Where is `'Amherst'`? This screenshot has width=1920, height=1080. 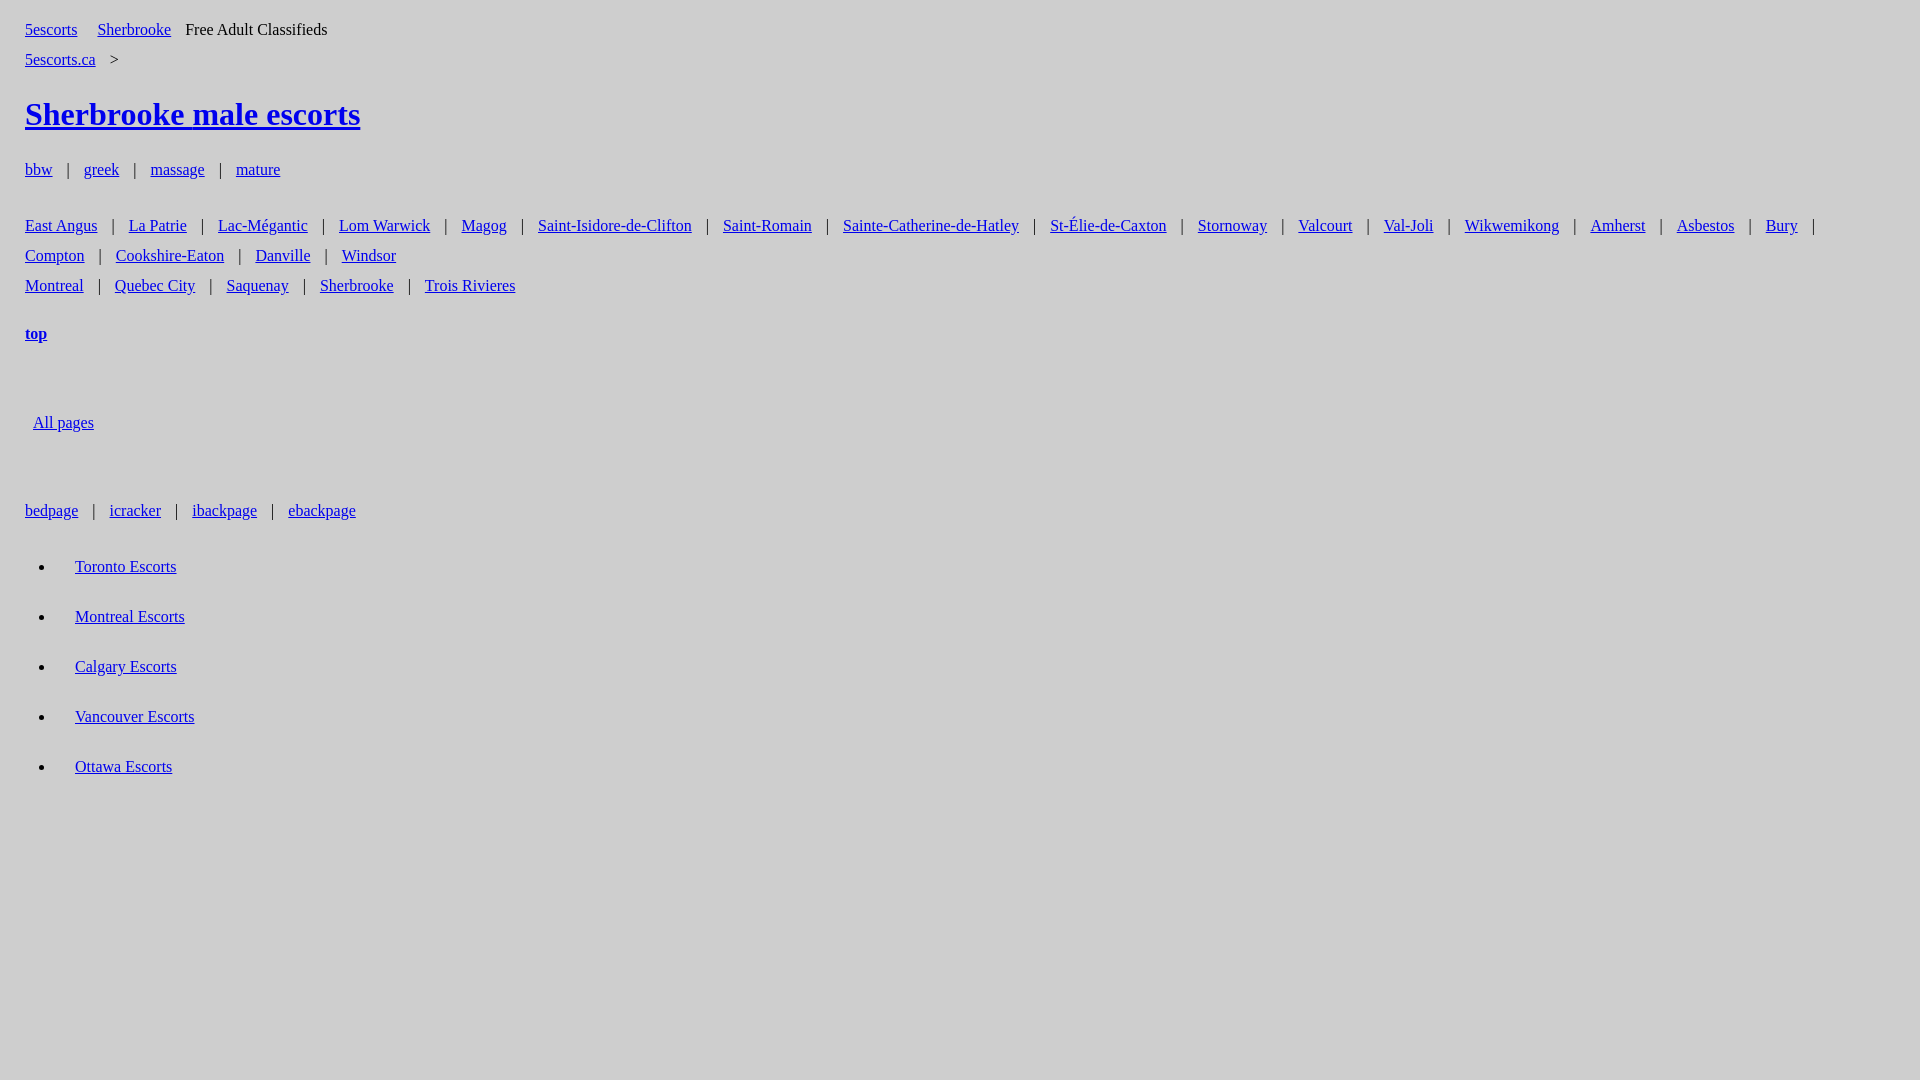 'Amherst' is located at coordinates (1617, 225).